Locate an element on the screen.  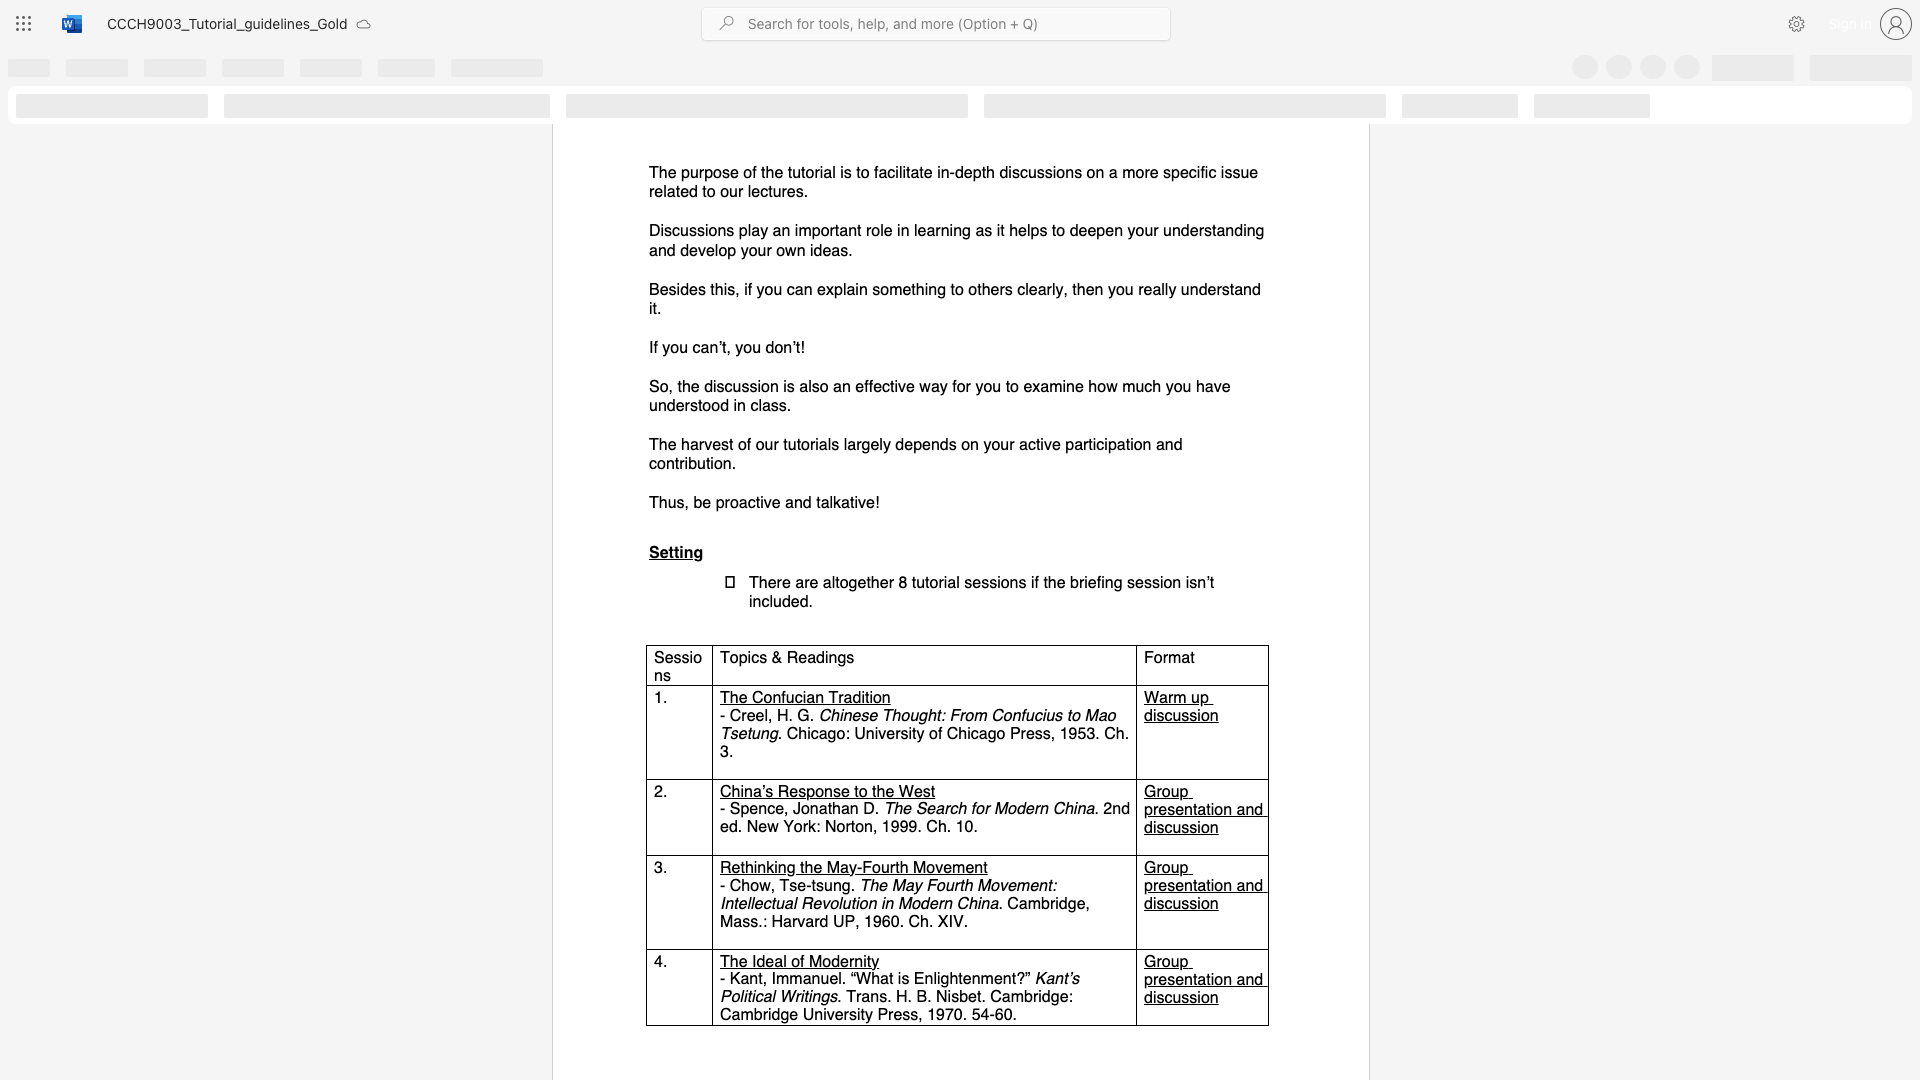
the 1th character "y" in the text is located at coordinates (853, 866).